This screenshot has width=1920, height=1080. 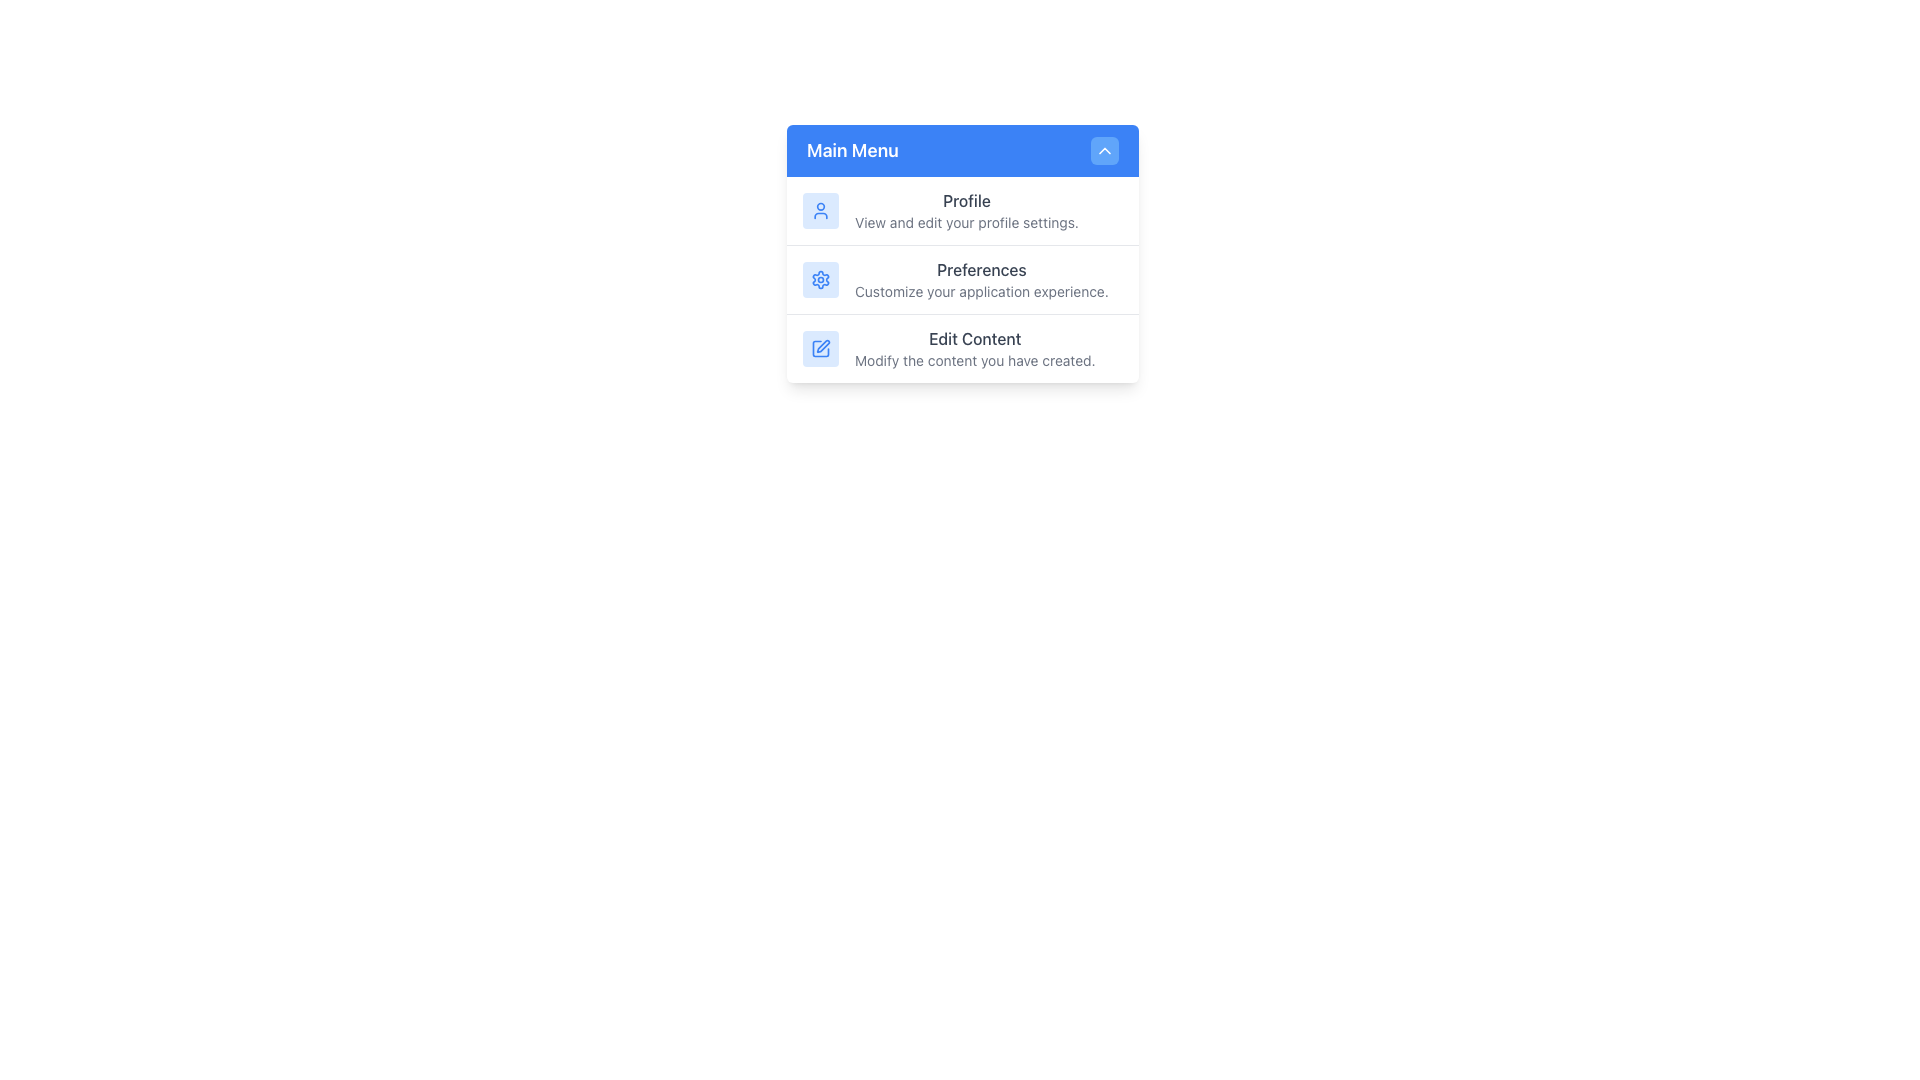 I want to click on the 'Profile' text label element, which is the first item in the vertical list under the 'Main Menu' header, so click(x=966, y=211).